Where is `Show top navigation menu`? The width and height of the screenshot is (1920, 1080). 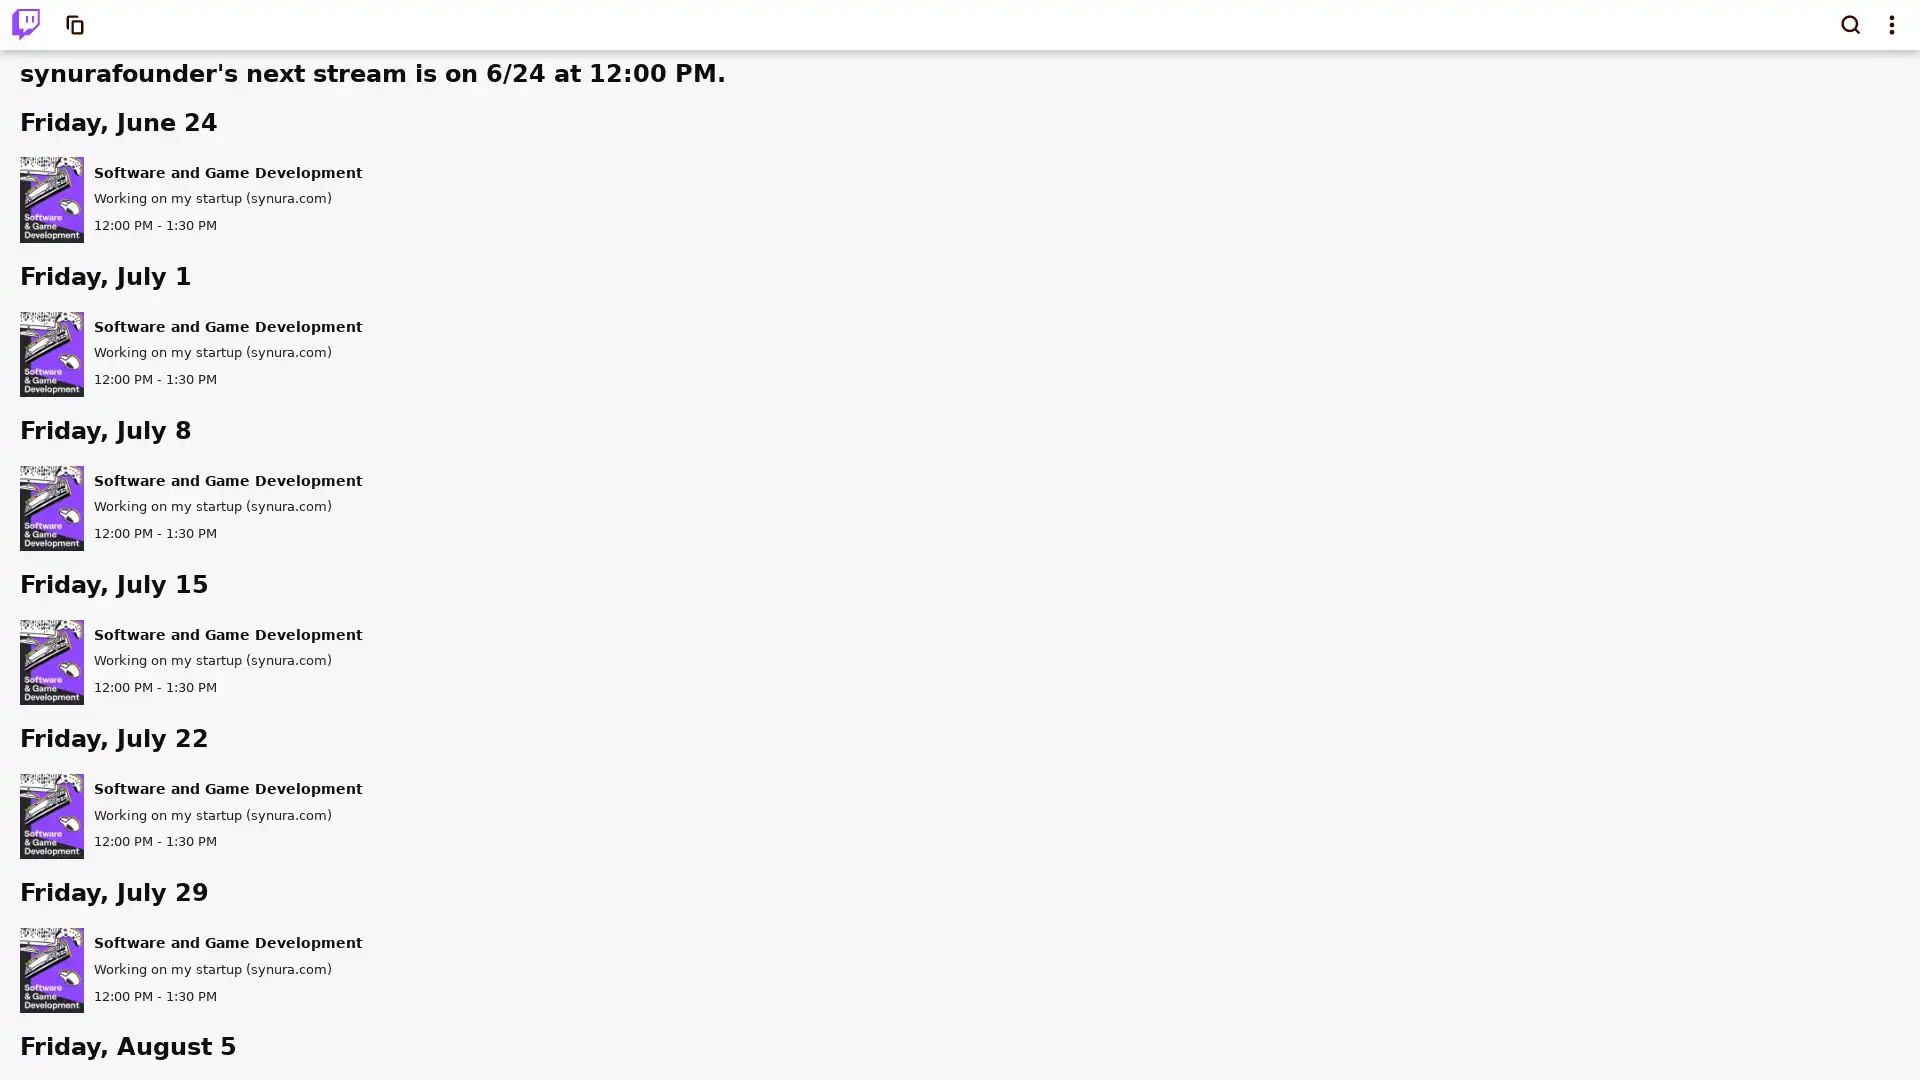
Show top navigation menu is located at coordinates (1890, 24).